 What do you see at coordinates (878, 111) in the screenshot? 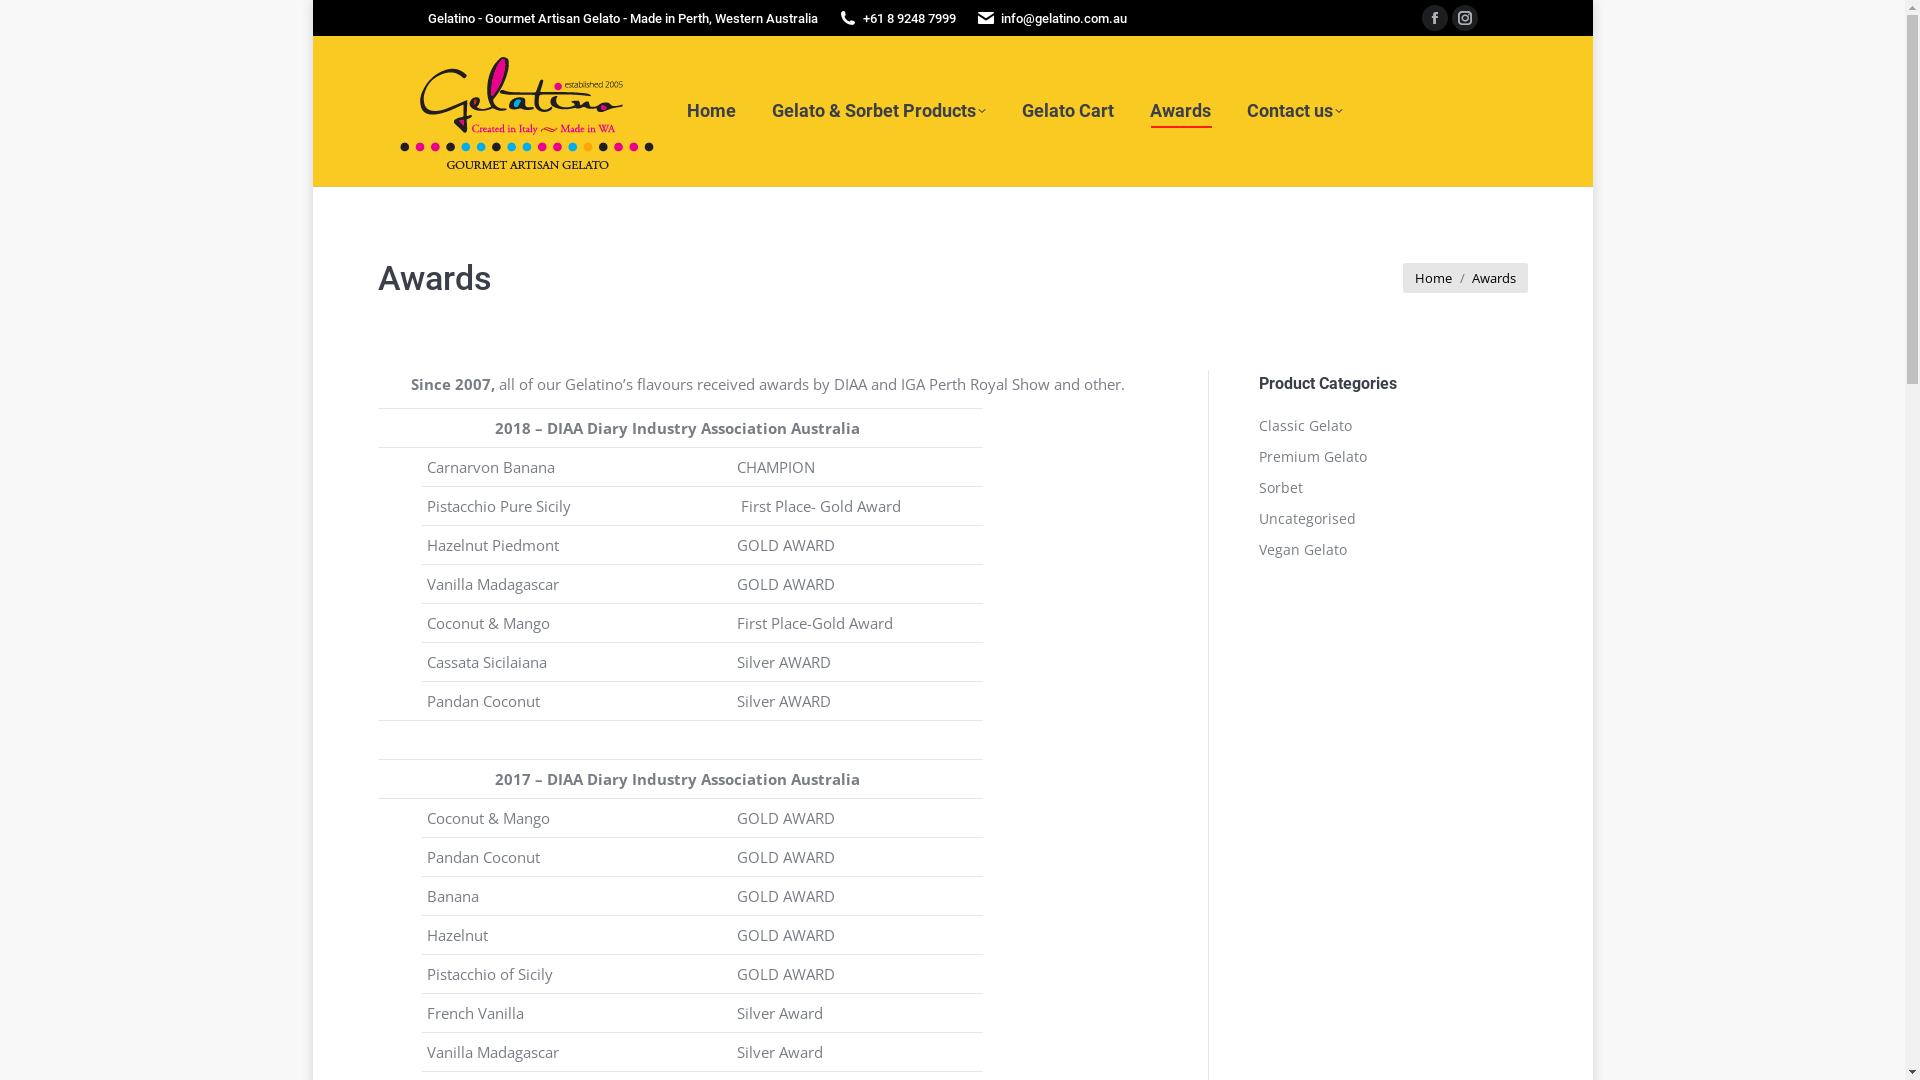
I see `'Gelato & Sorbet Products'` at bounding box center [878, 111].